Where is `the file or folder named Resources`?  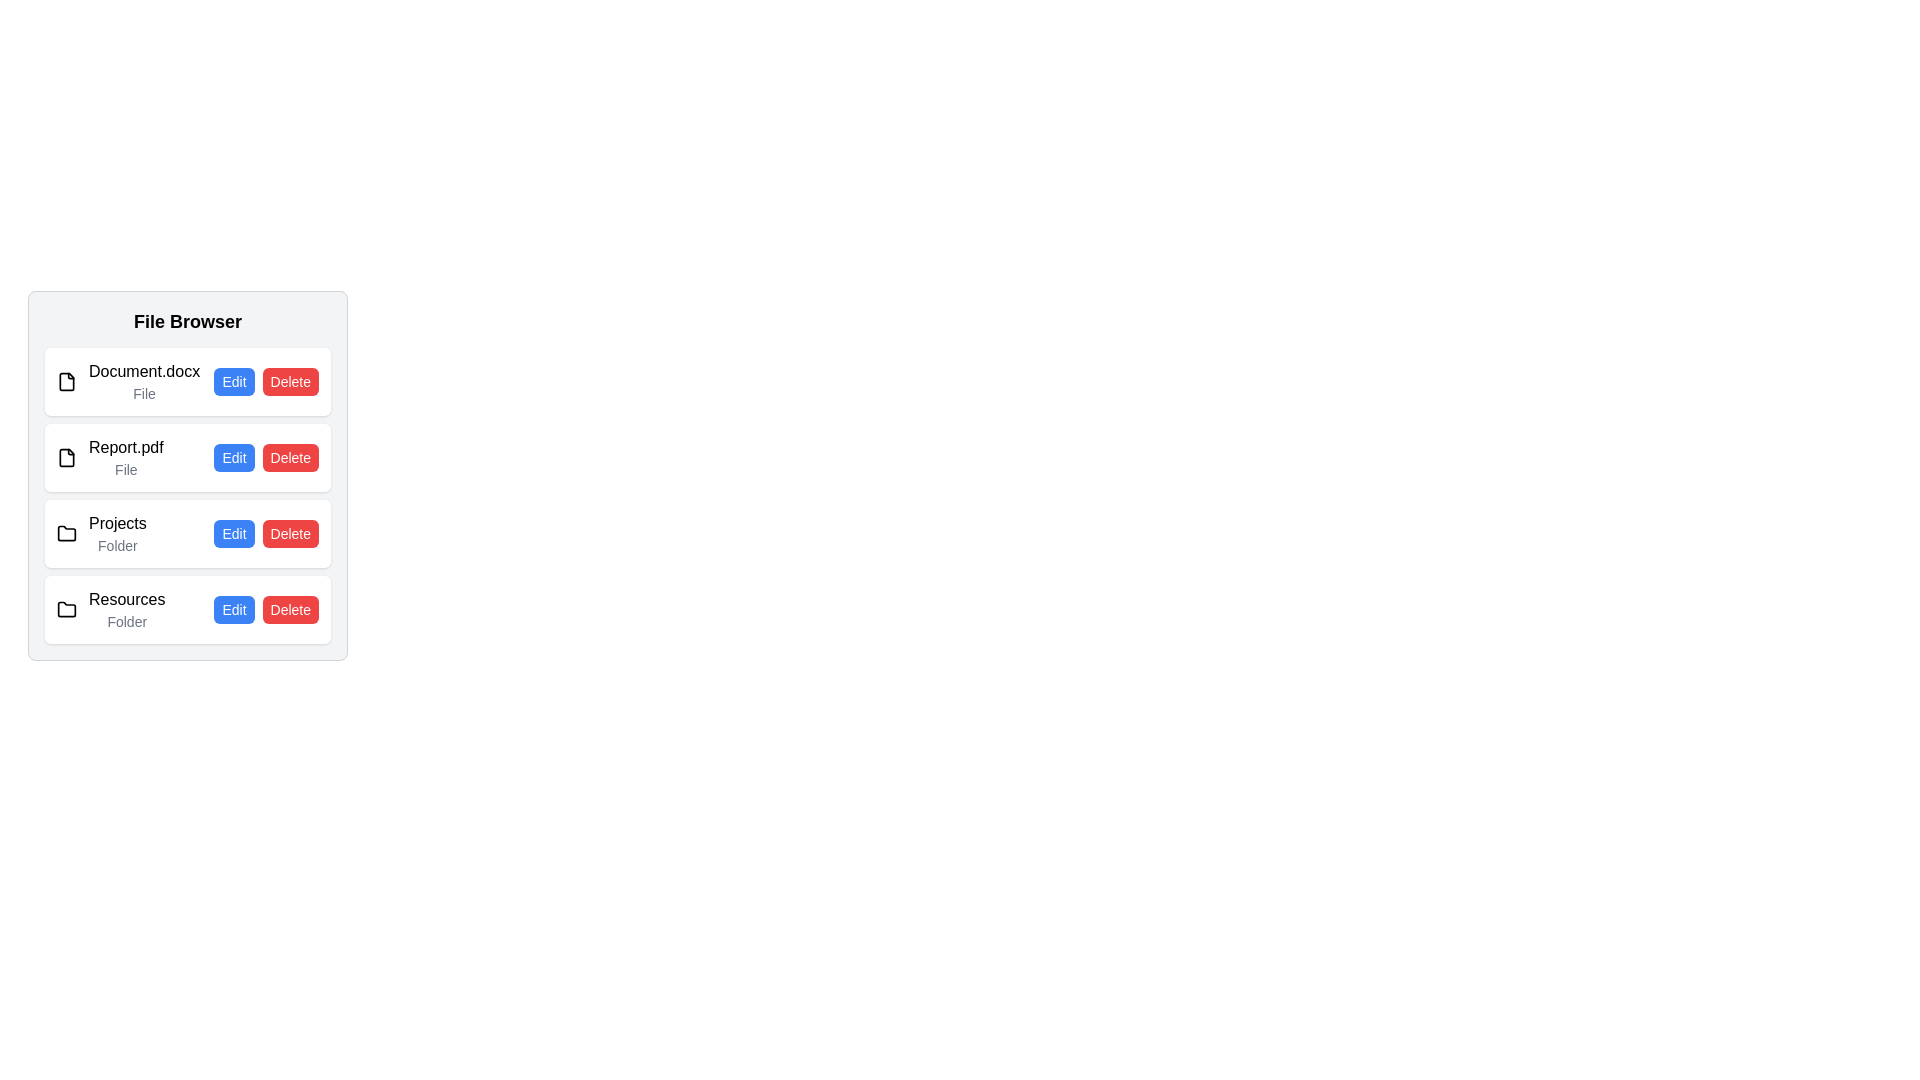
the file or folder named Resources is located at coordinates (187, 608).